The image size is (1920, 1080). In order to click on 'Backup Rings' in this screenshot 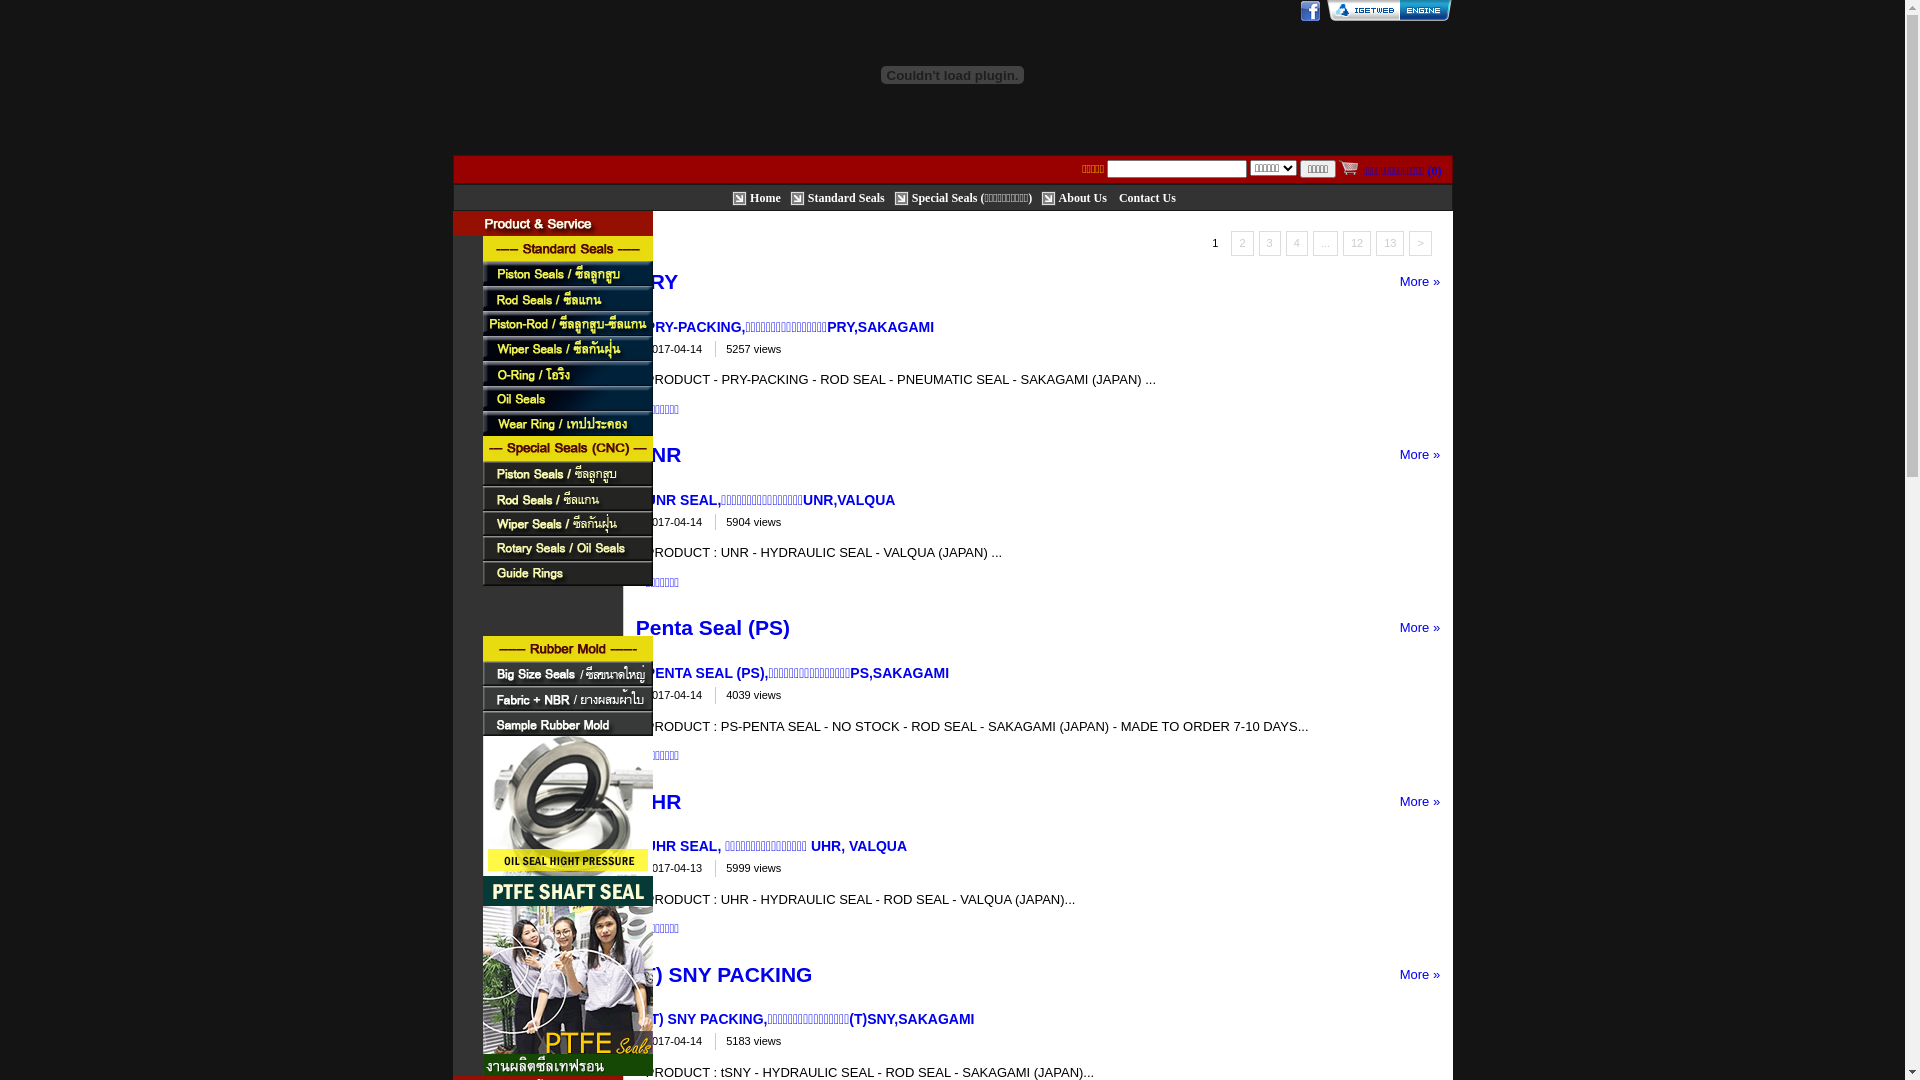, I will do `click(565, 597)`.